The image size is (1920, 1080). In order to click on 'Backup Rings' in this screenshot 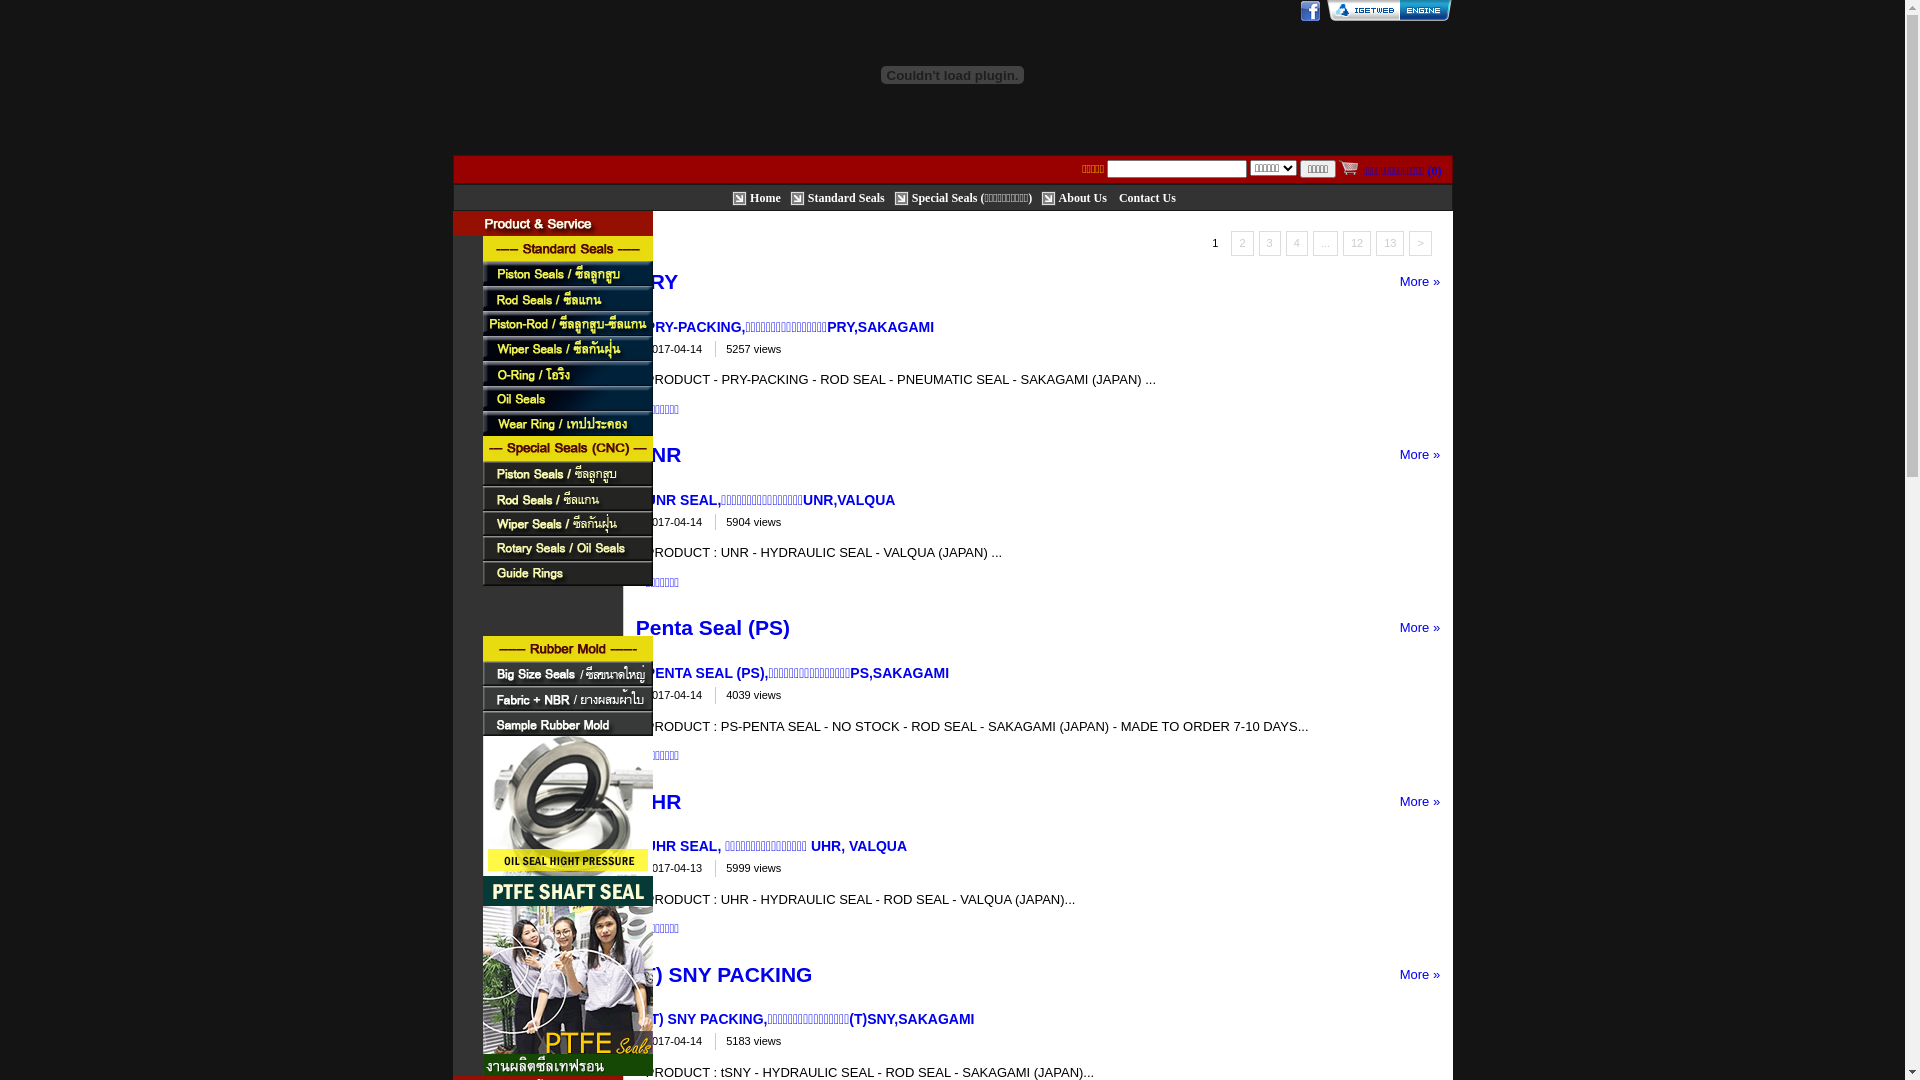, I will do `click(565, 597)`.